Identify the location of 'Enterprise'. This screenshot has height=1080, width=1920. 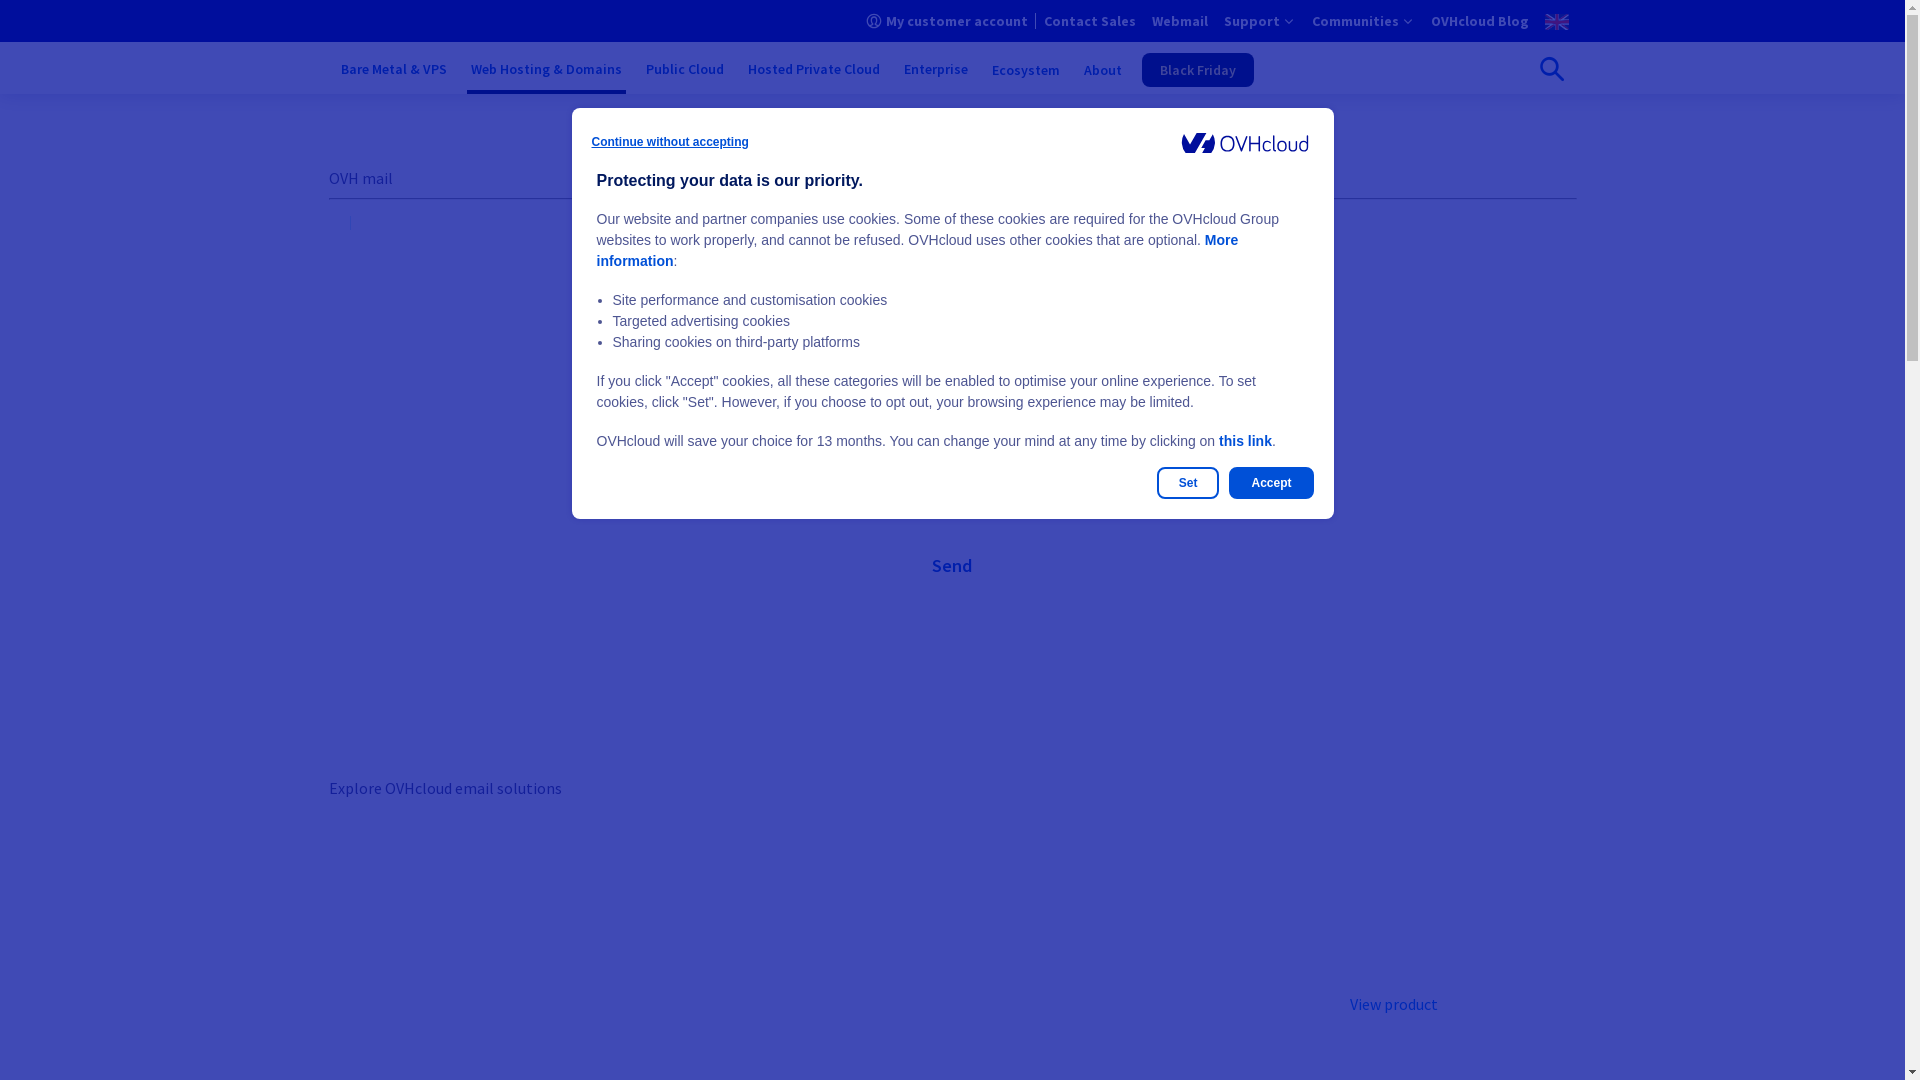
(935, 68).